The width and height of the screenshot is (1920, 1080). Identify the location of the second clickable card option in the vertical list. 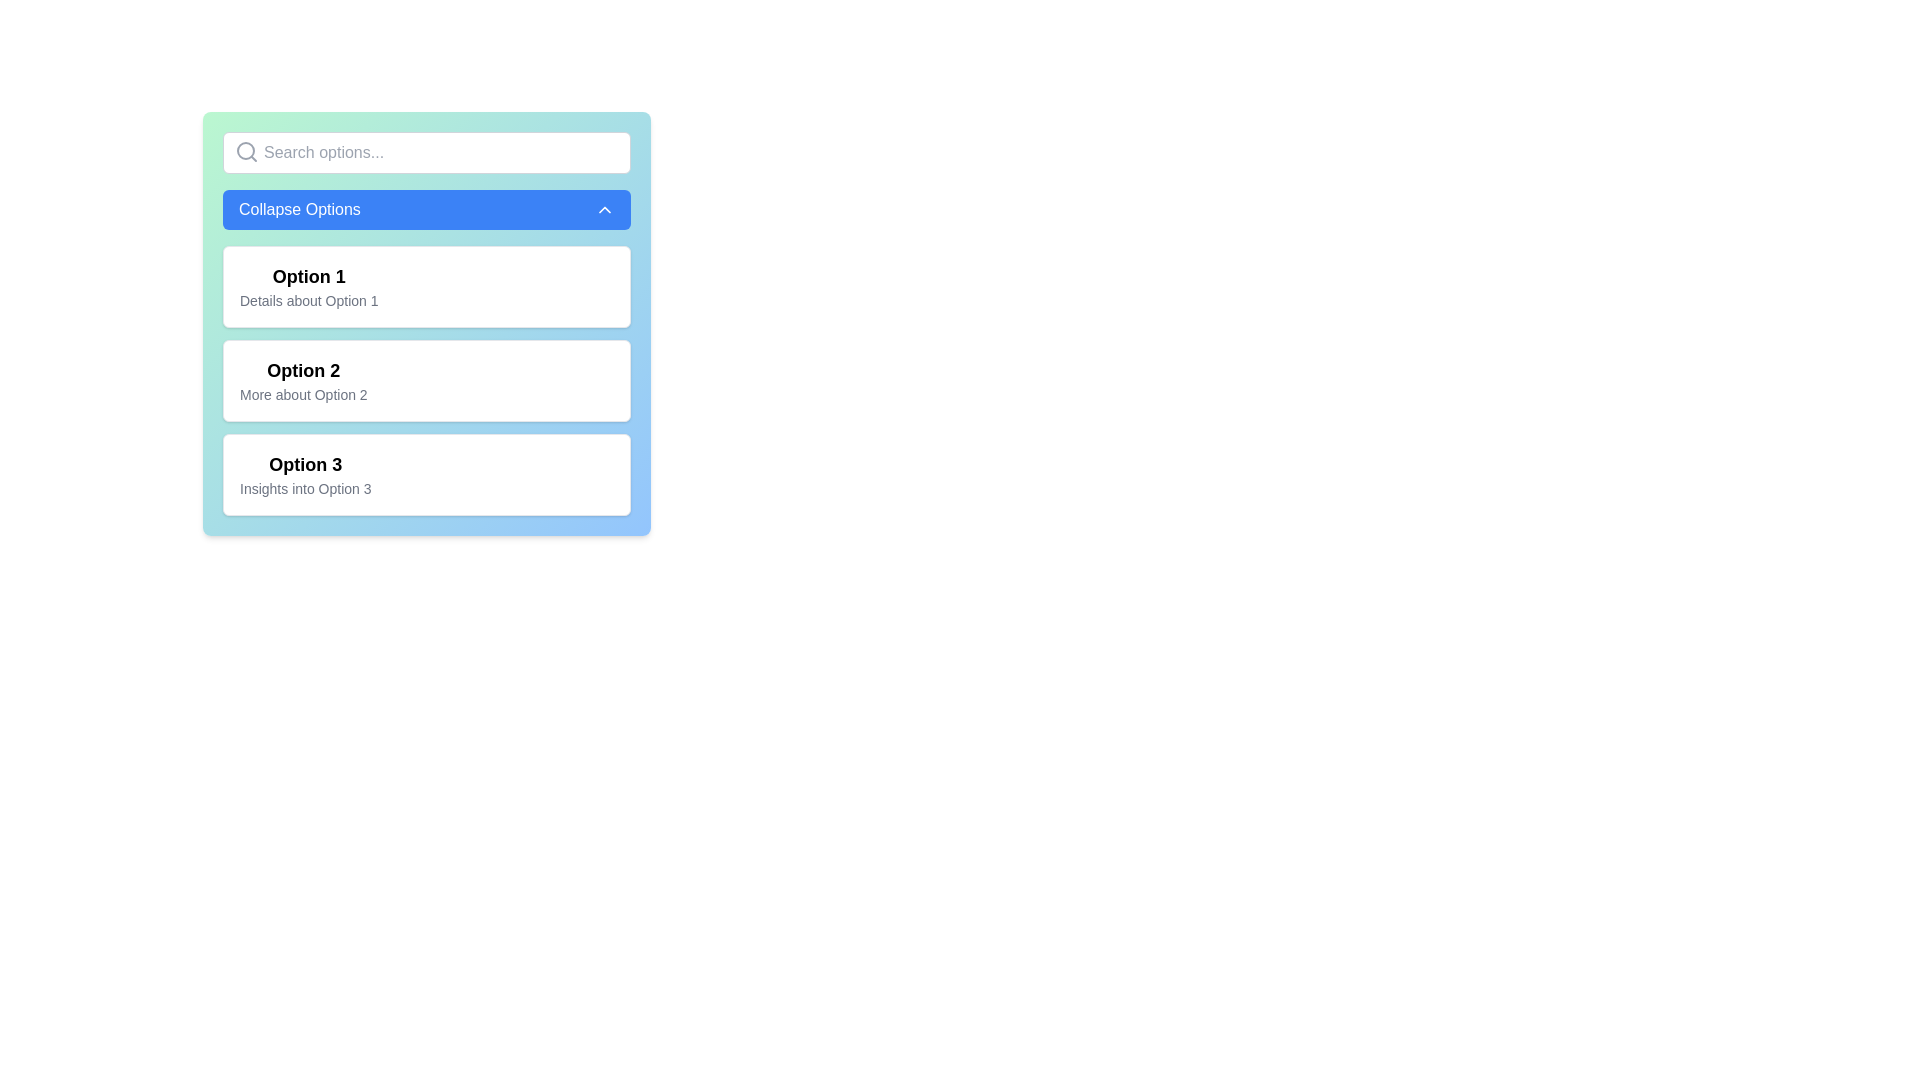
(426, 381).